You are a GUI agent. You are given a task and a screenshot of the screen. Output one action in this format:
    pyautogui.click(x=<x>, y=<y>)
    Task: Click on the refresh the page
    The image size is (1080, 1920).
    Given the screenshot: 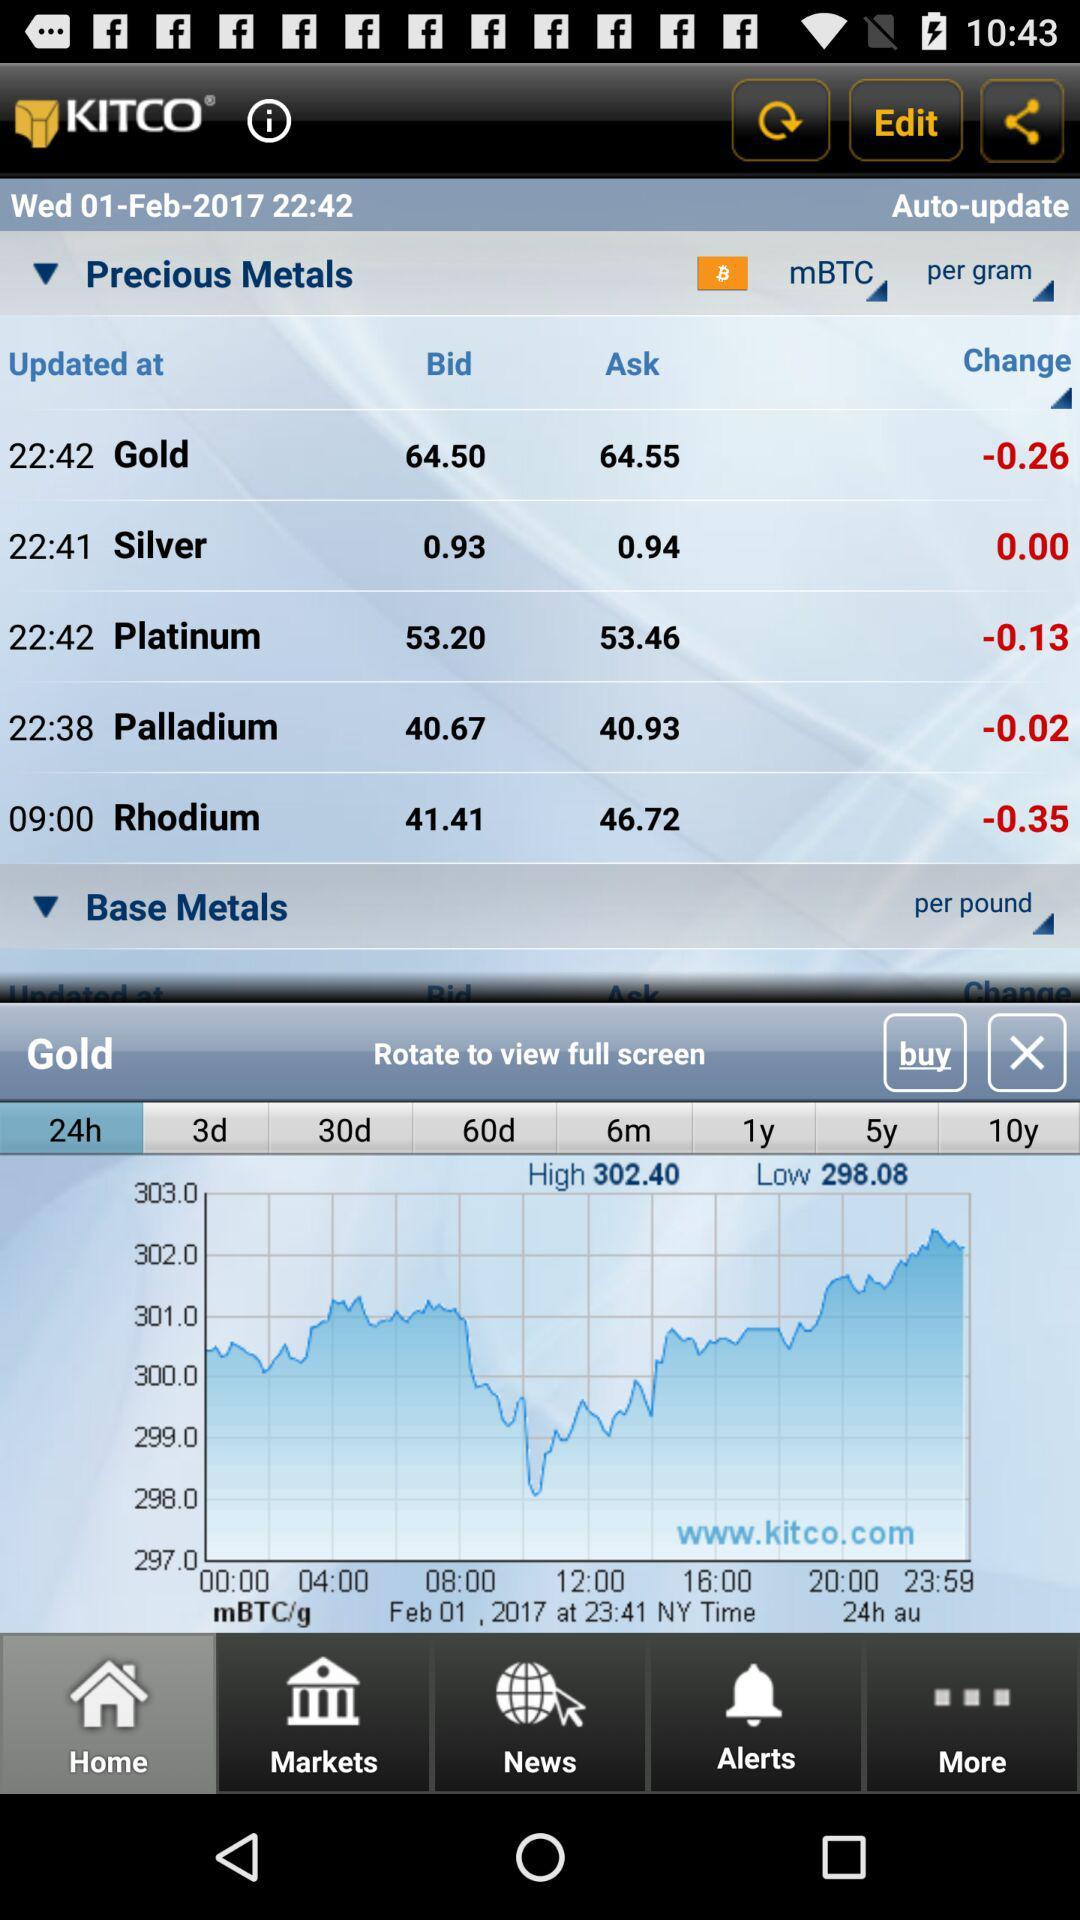 What is the action you would take?
    pyautogui.click(x=778, y=119)
    